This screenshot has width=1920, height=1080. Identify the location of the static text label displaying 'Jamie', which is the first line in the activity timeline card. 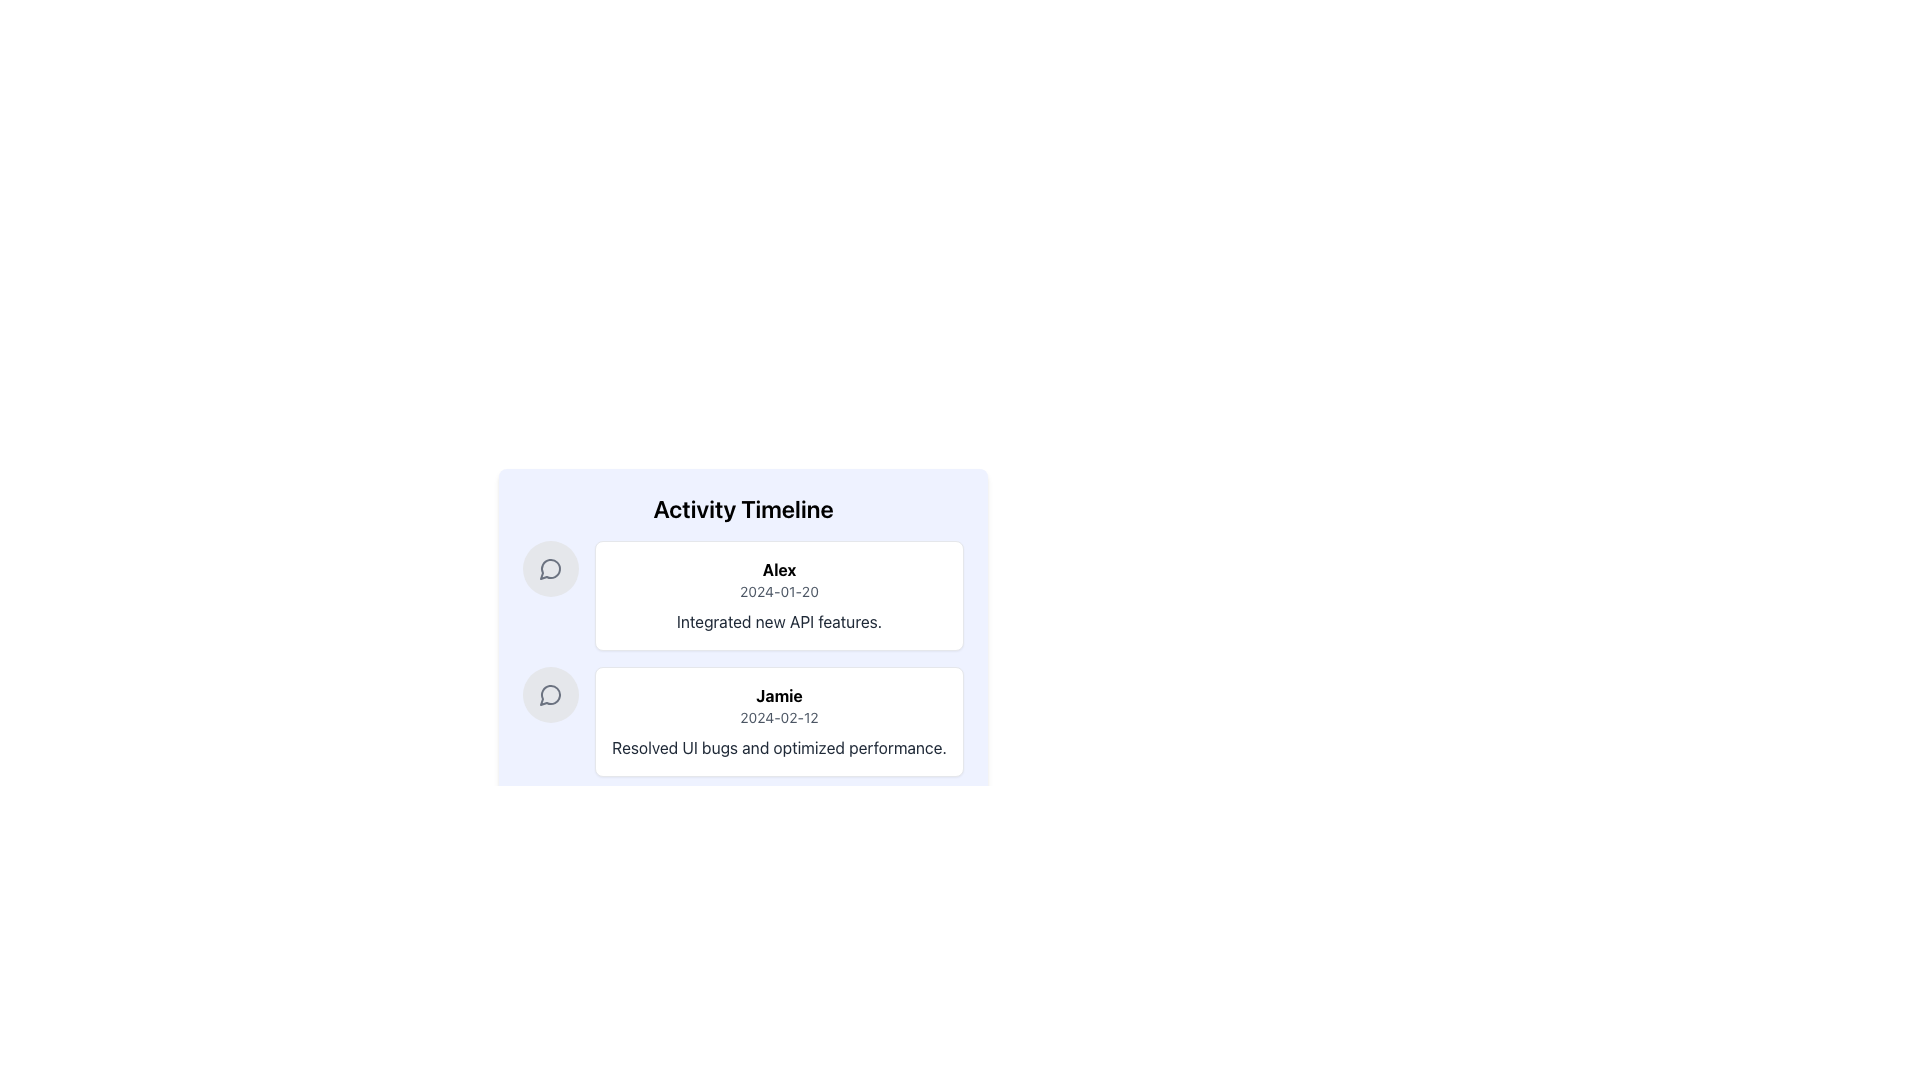
(778, 694).